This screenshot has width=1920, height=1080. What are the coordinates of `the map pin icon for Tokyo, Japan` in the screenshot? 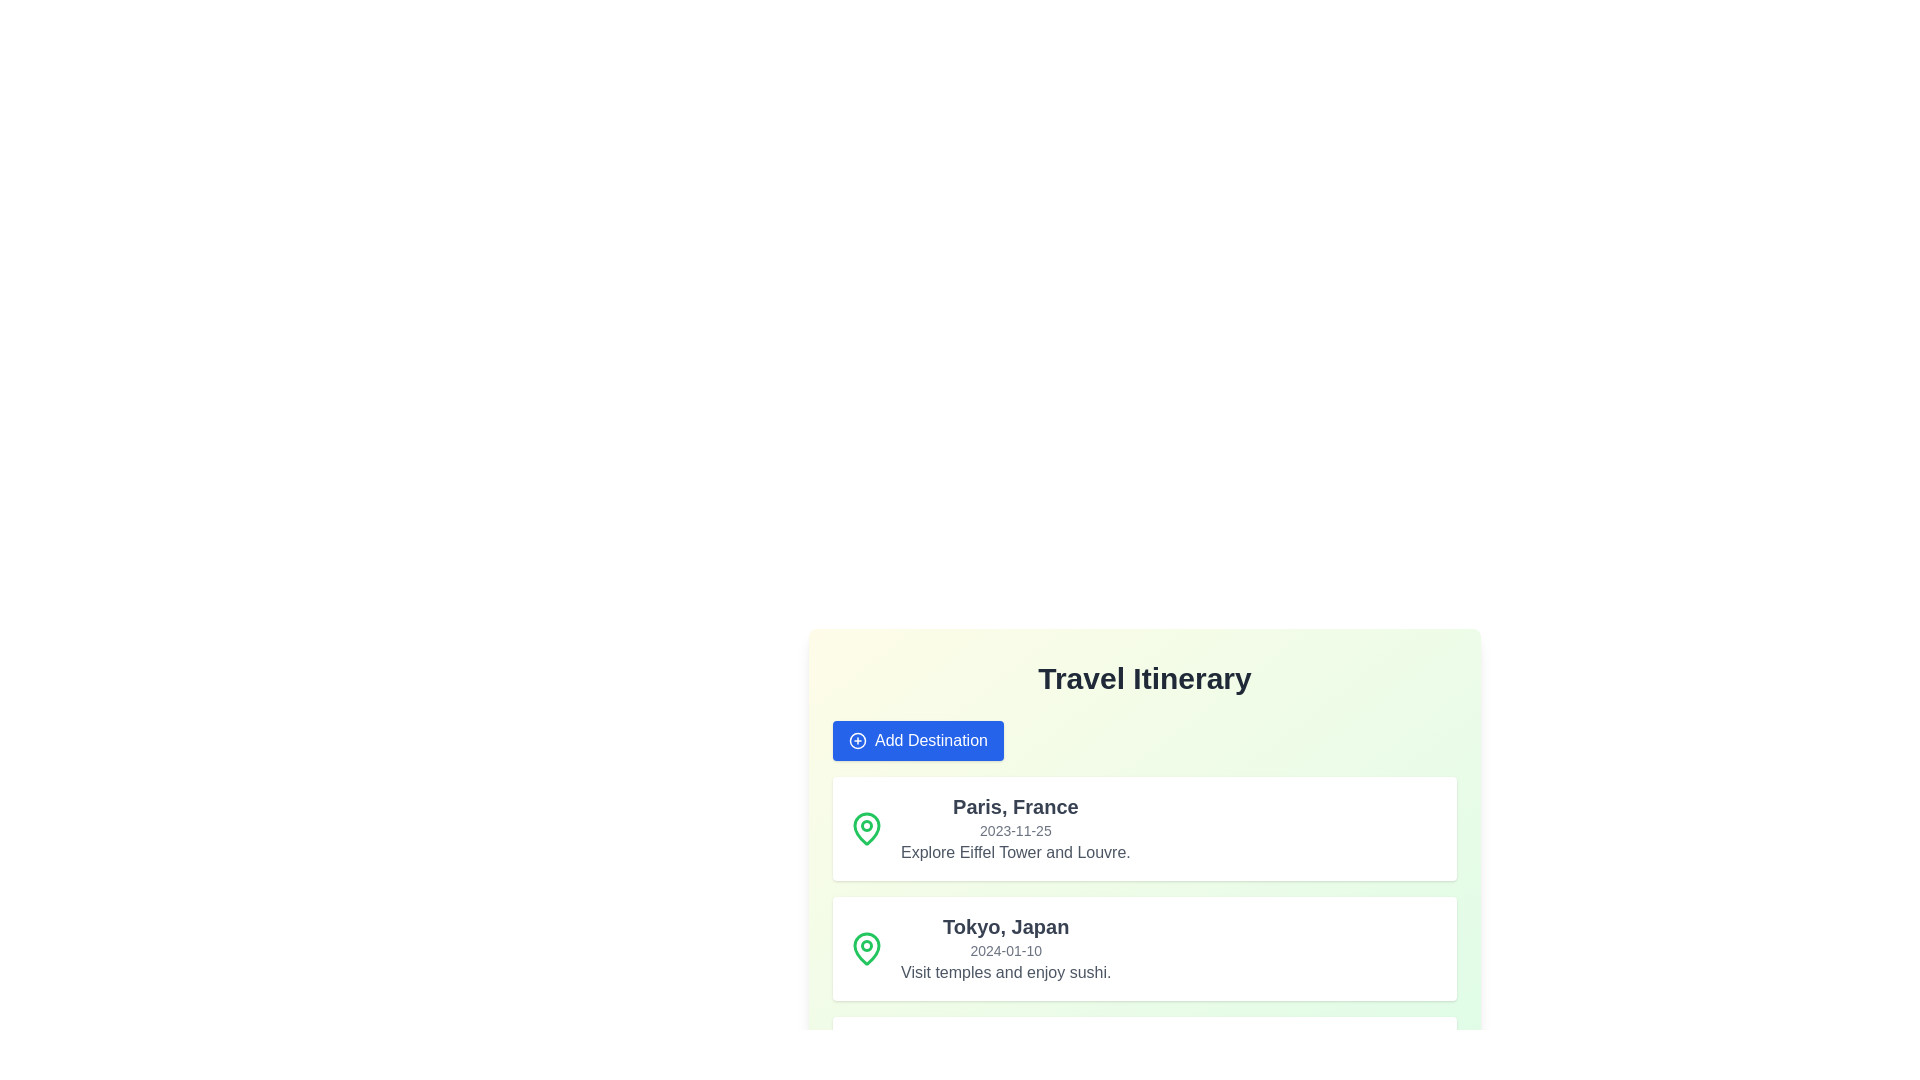 It's located at (867, 947).